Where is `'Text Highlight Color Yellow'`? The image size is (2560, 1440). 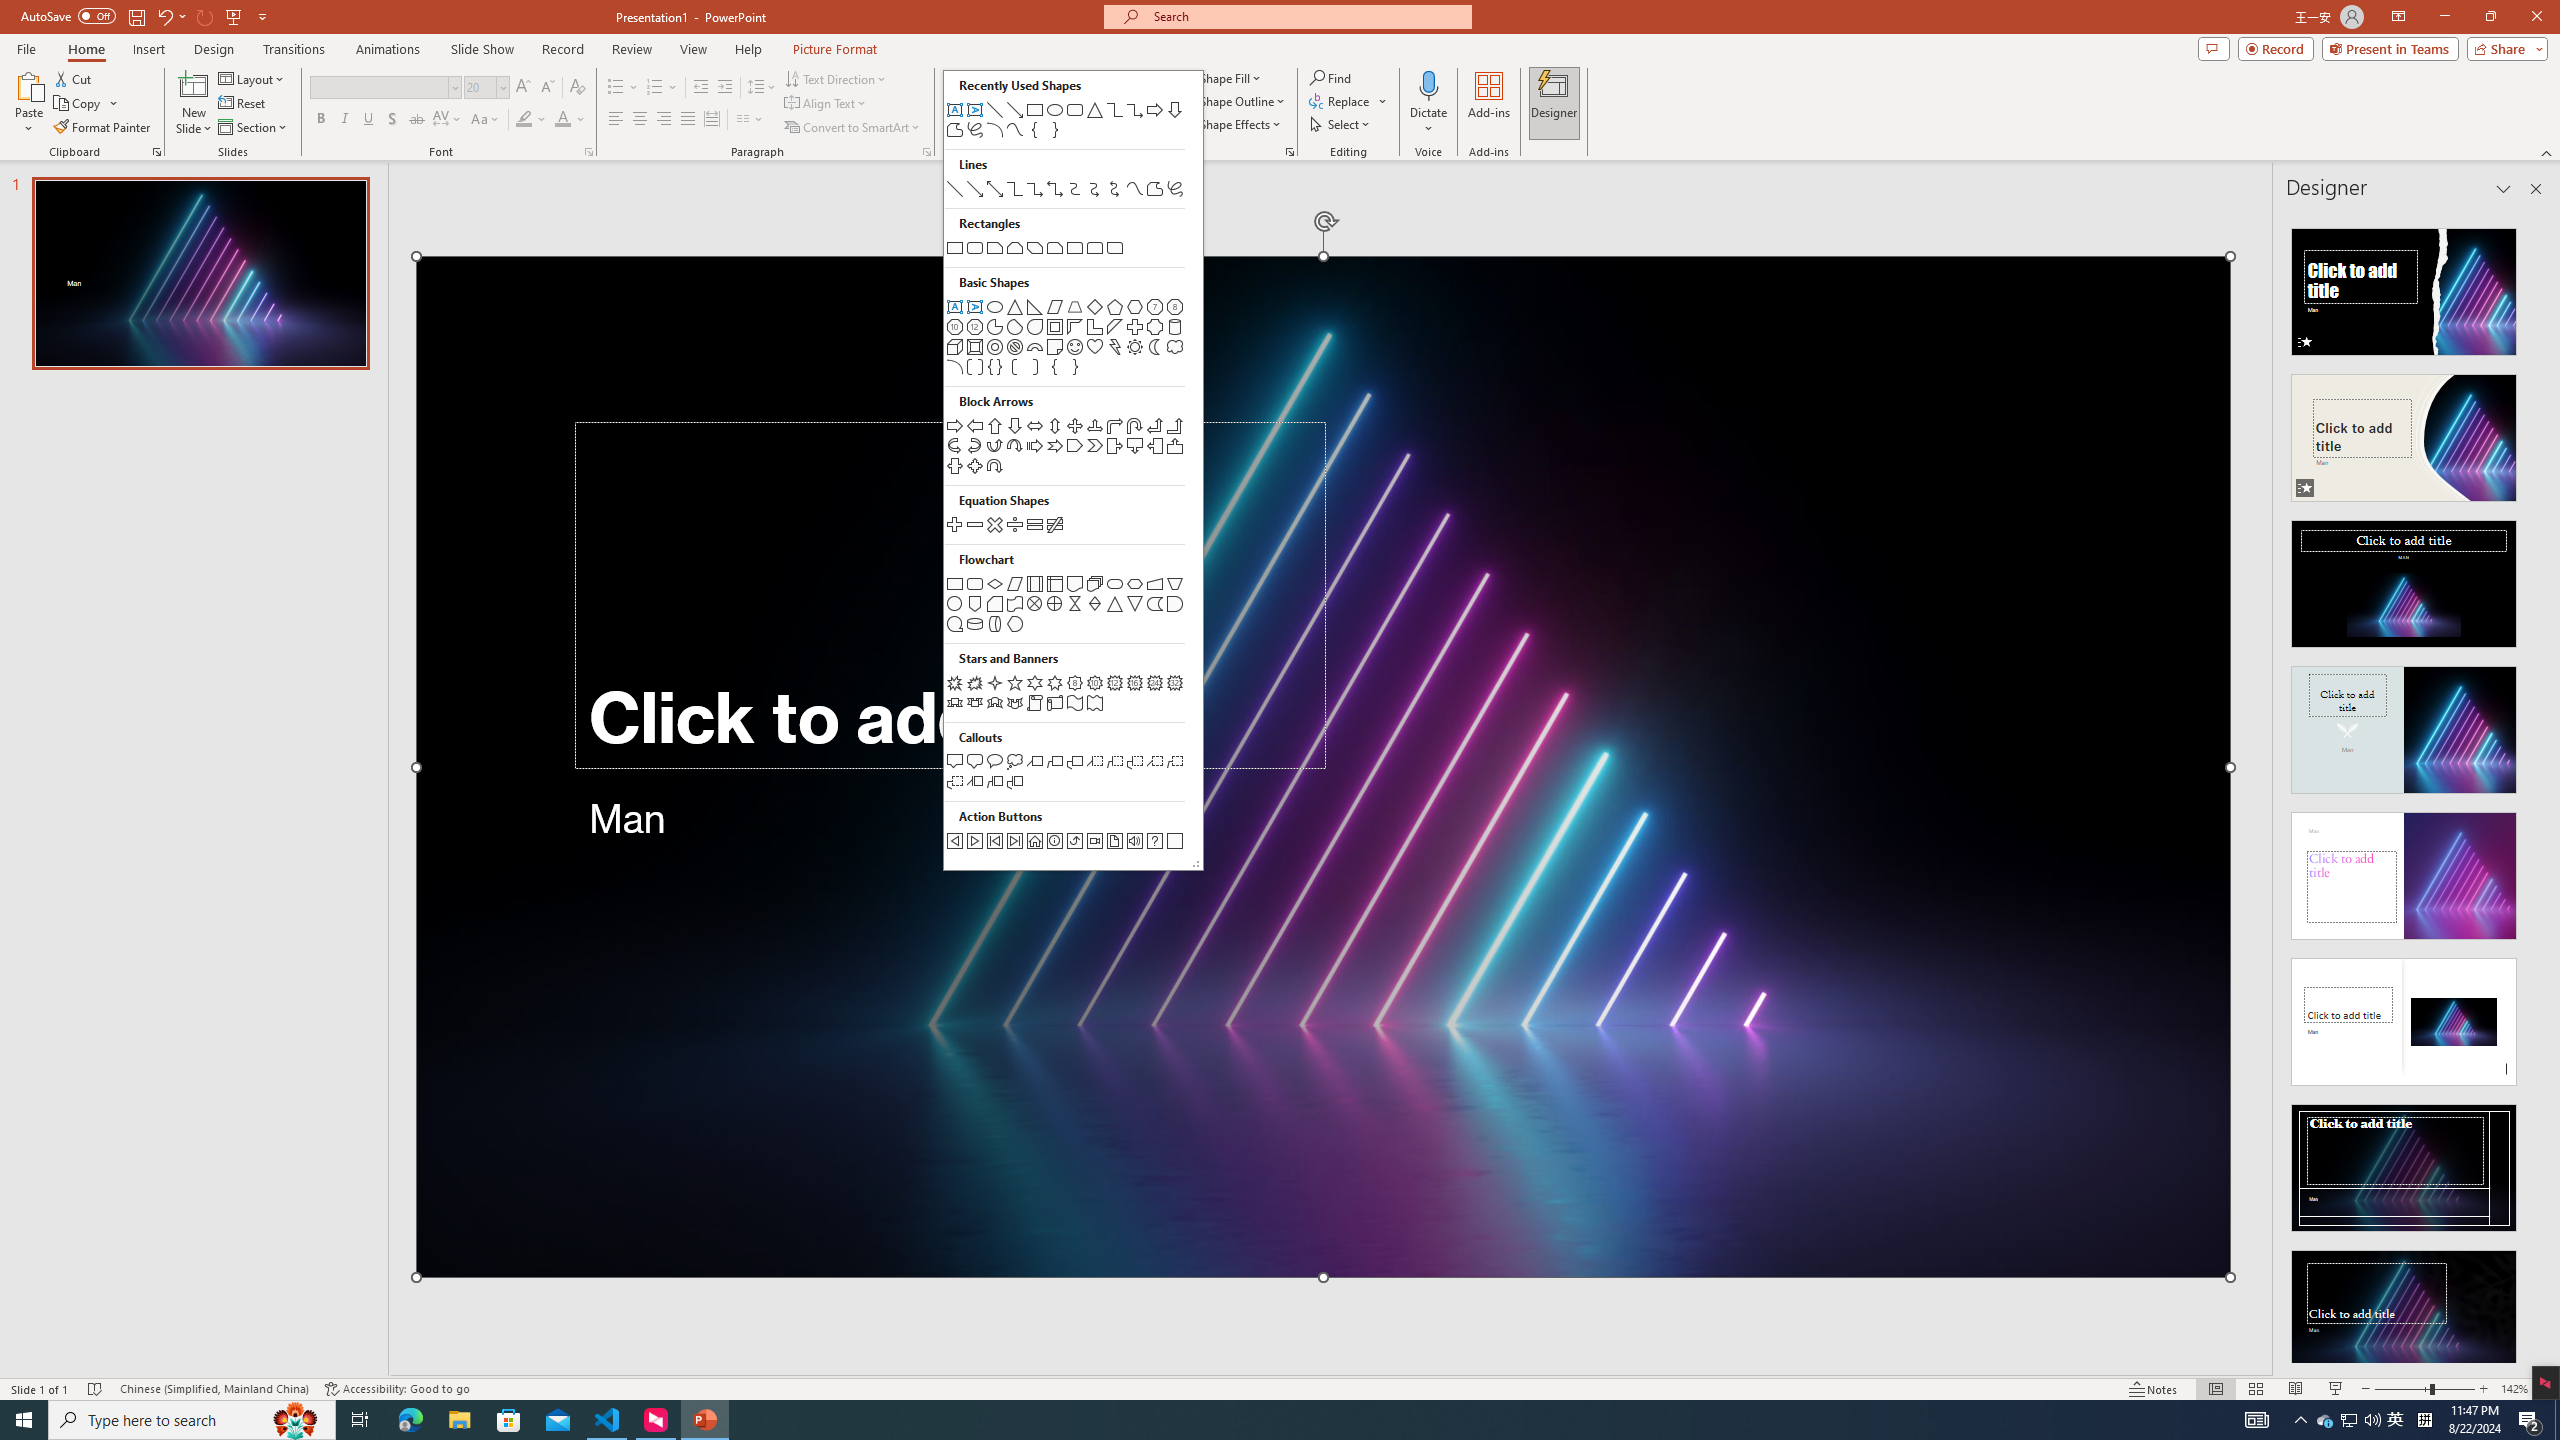
'Text Highlight Color Yellow' is located at coordinates (522, 118).